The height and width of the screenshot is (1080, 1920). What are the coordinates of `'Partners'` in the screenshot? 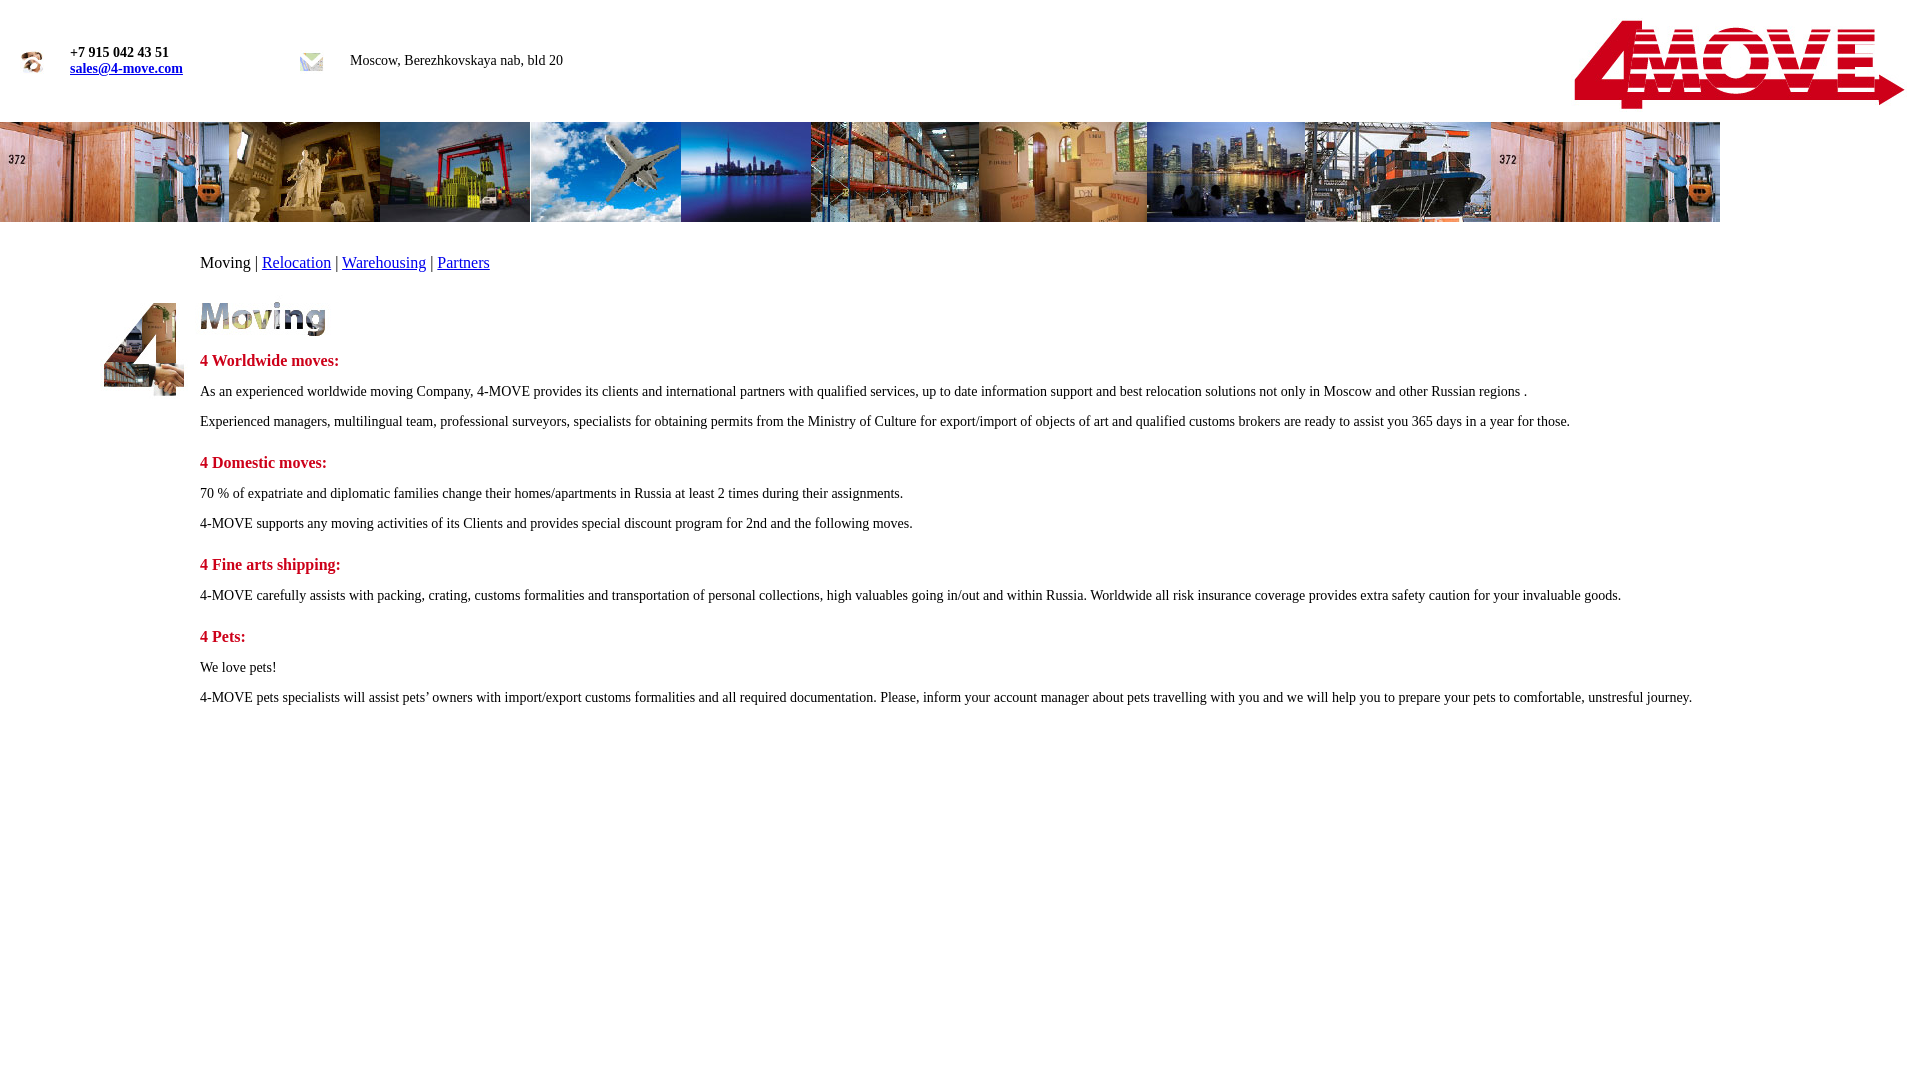 It's located at (461, 261).